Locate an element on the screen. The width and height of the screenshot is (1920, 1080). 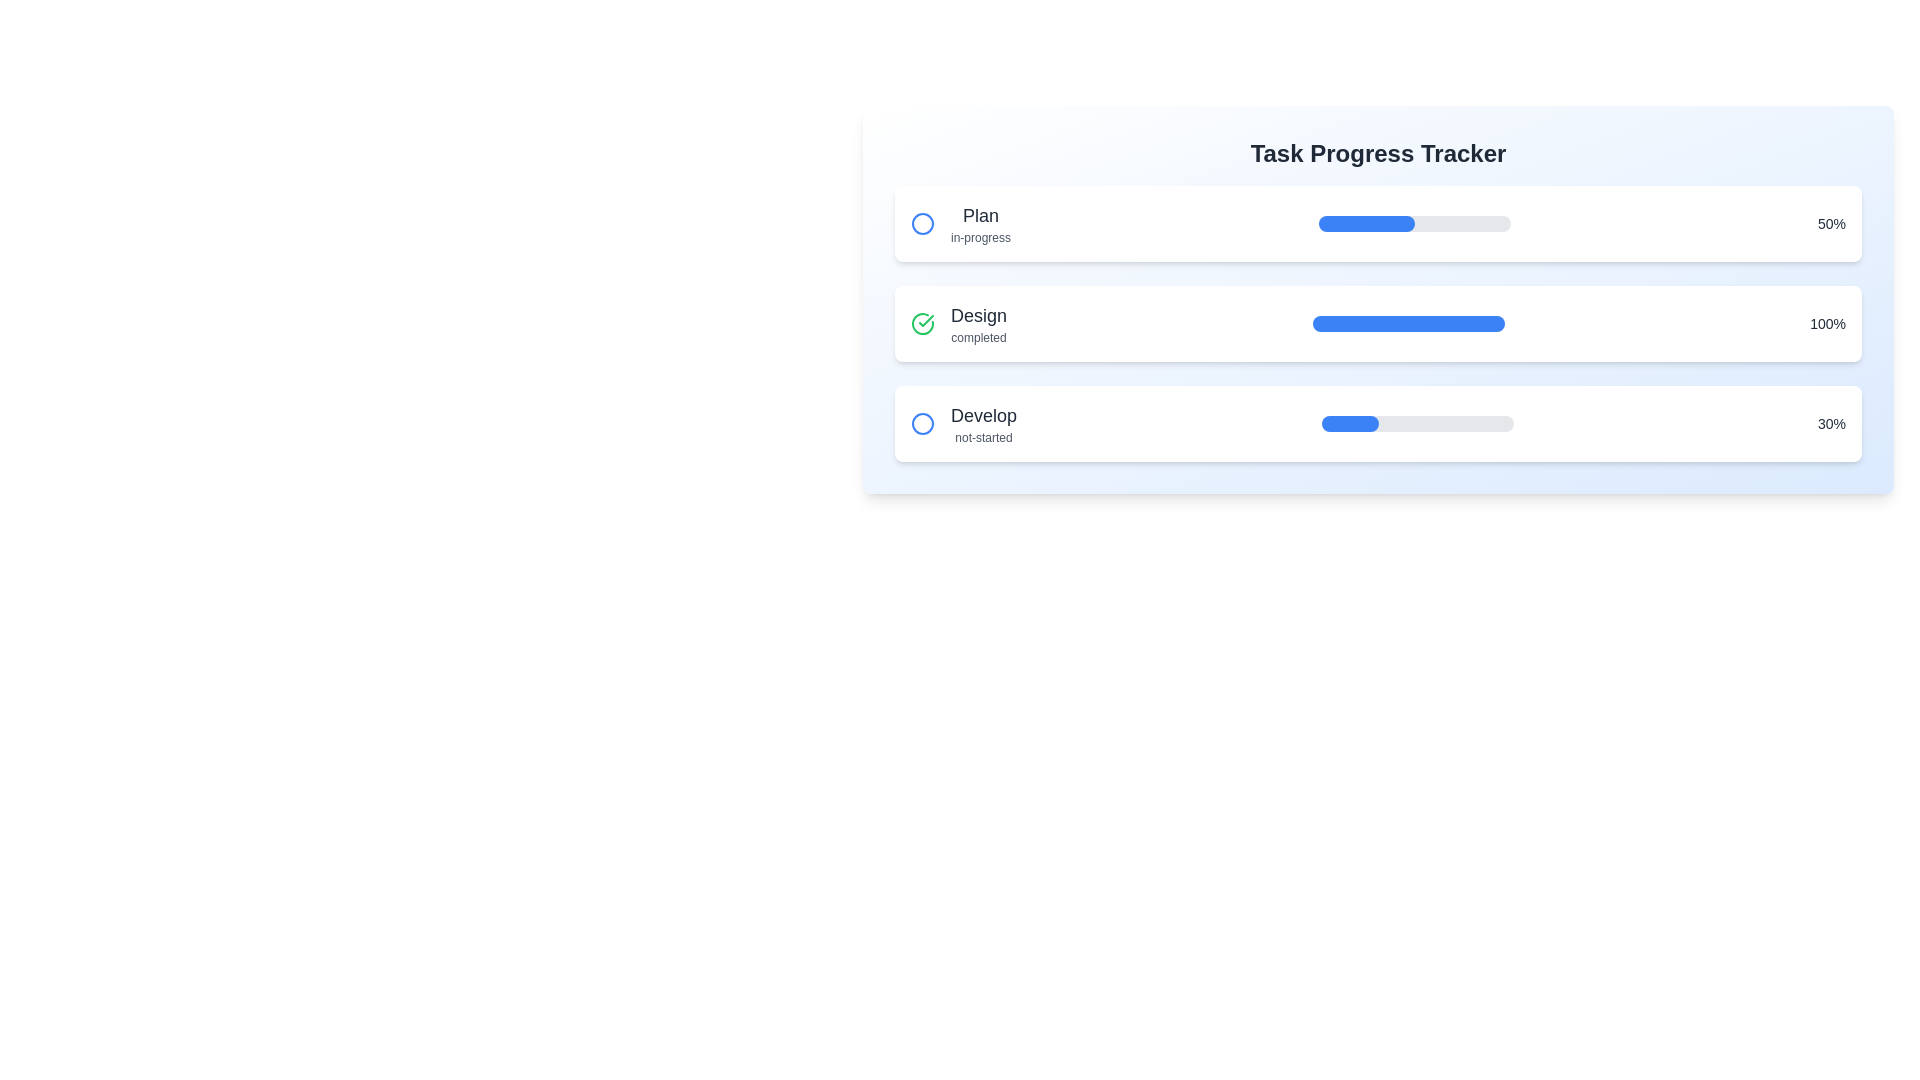
the 'Develop' text label in the task progress tracker, located in the third row, near a circular icon and above the 'not-started' text is located at coordinates (983, 415).